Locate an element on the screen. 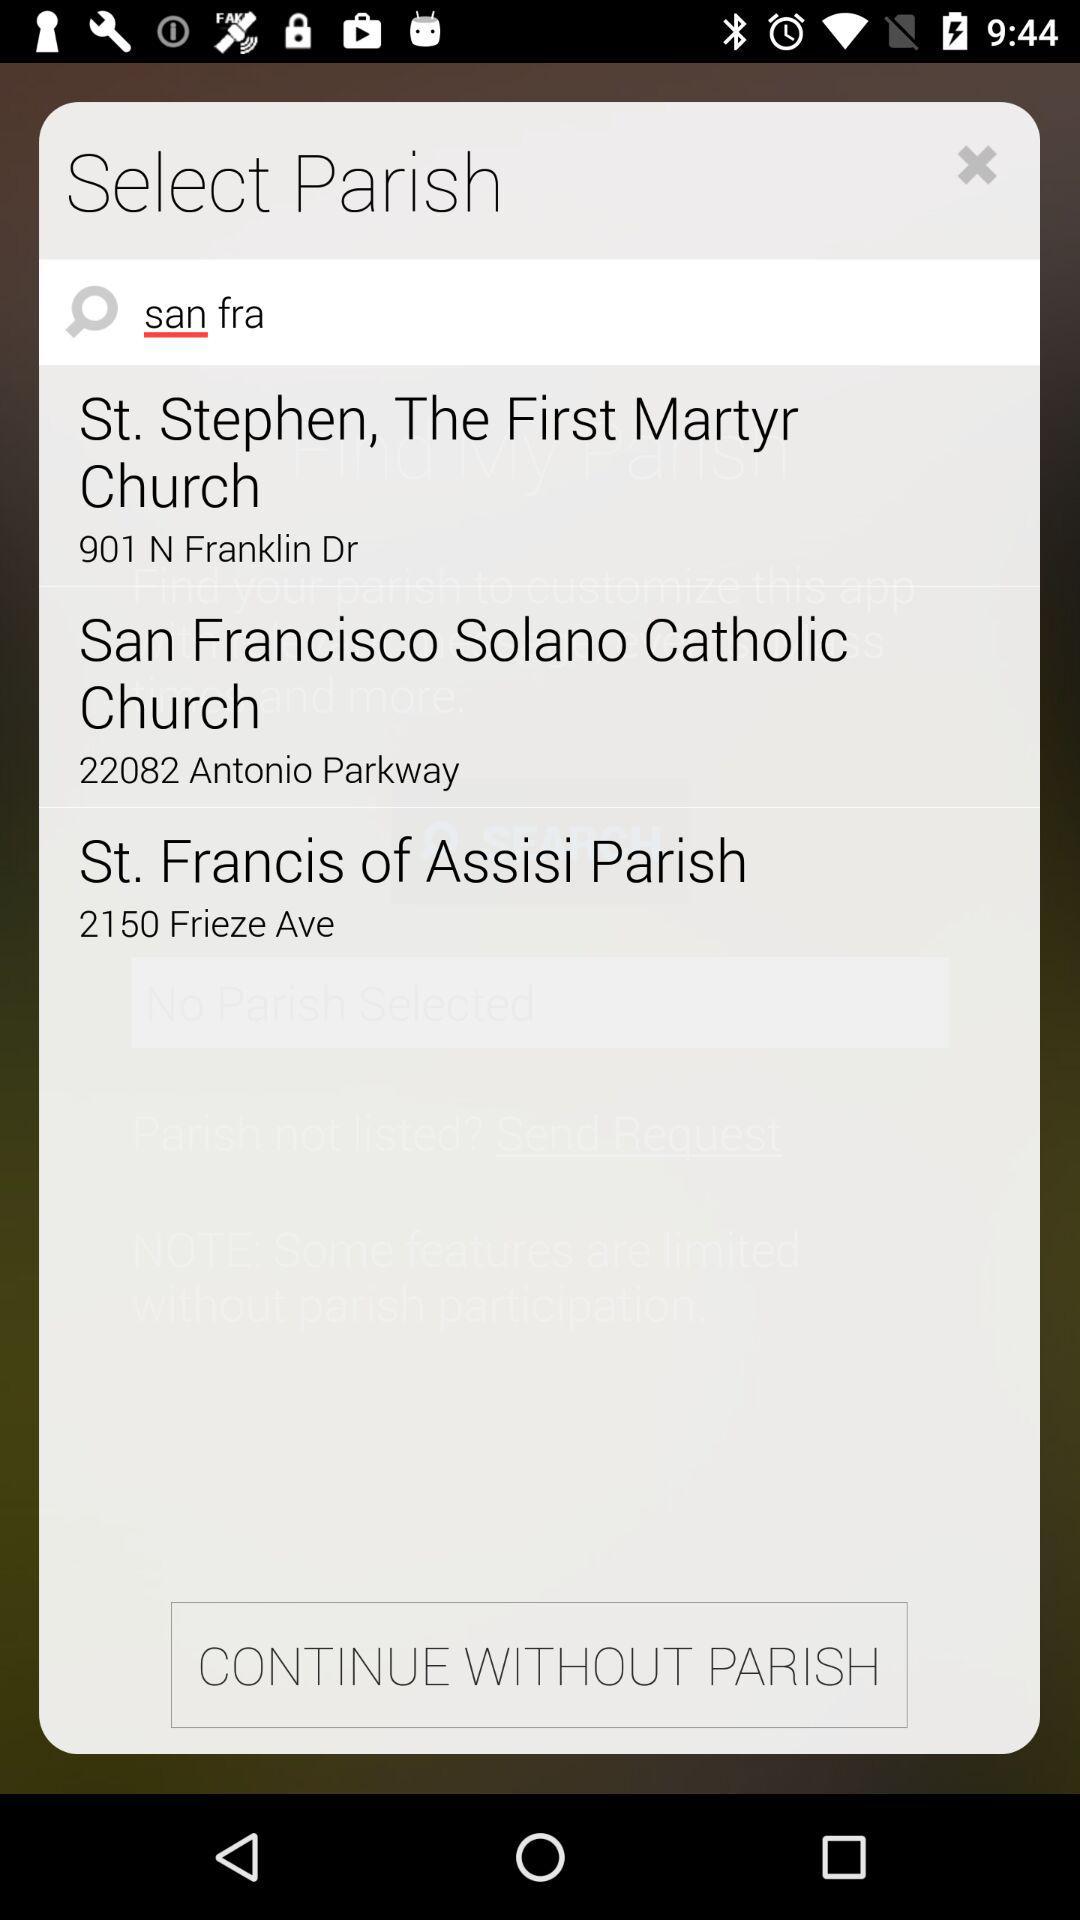 The image size is (1080, 1920). the icon below the st francis of is located at coordinates (483, 921).